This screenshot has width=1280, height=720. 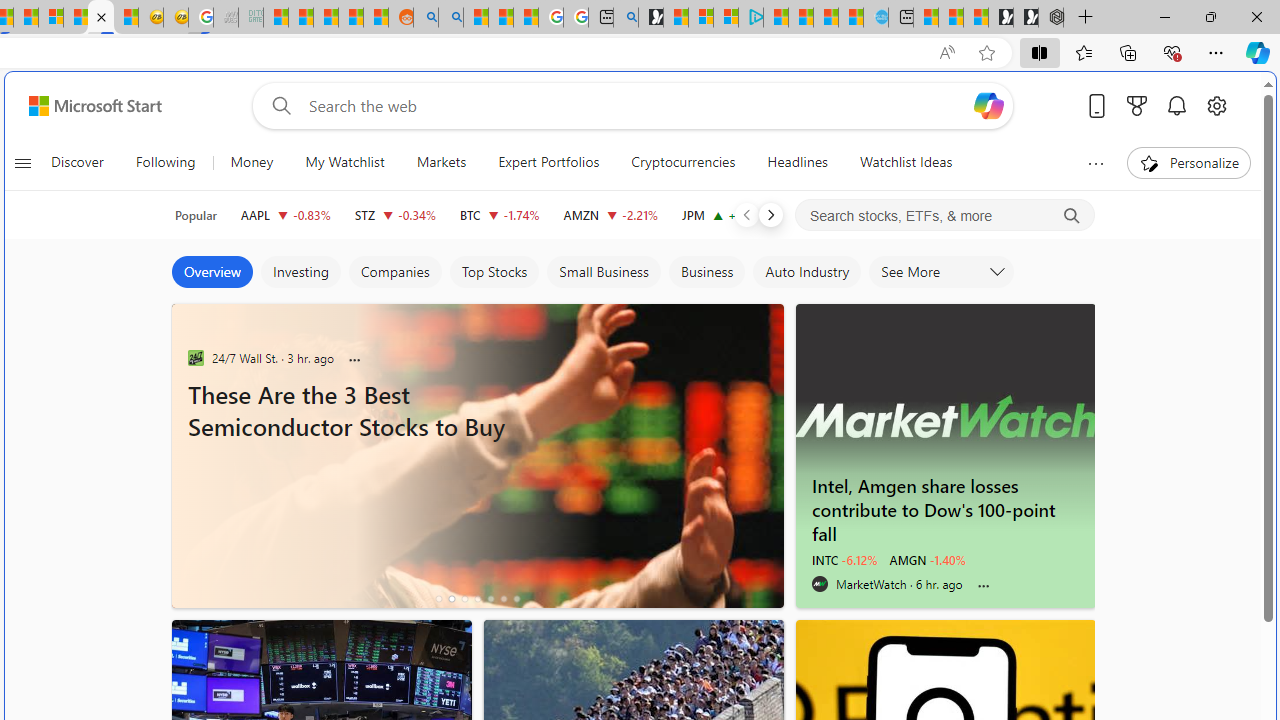 What do you see at coordinates (494, 272) in the screenshot?
I see `'Top Stocks'` at bounding box center [494, 272].